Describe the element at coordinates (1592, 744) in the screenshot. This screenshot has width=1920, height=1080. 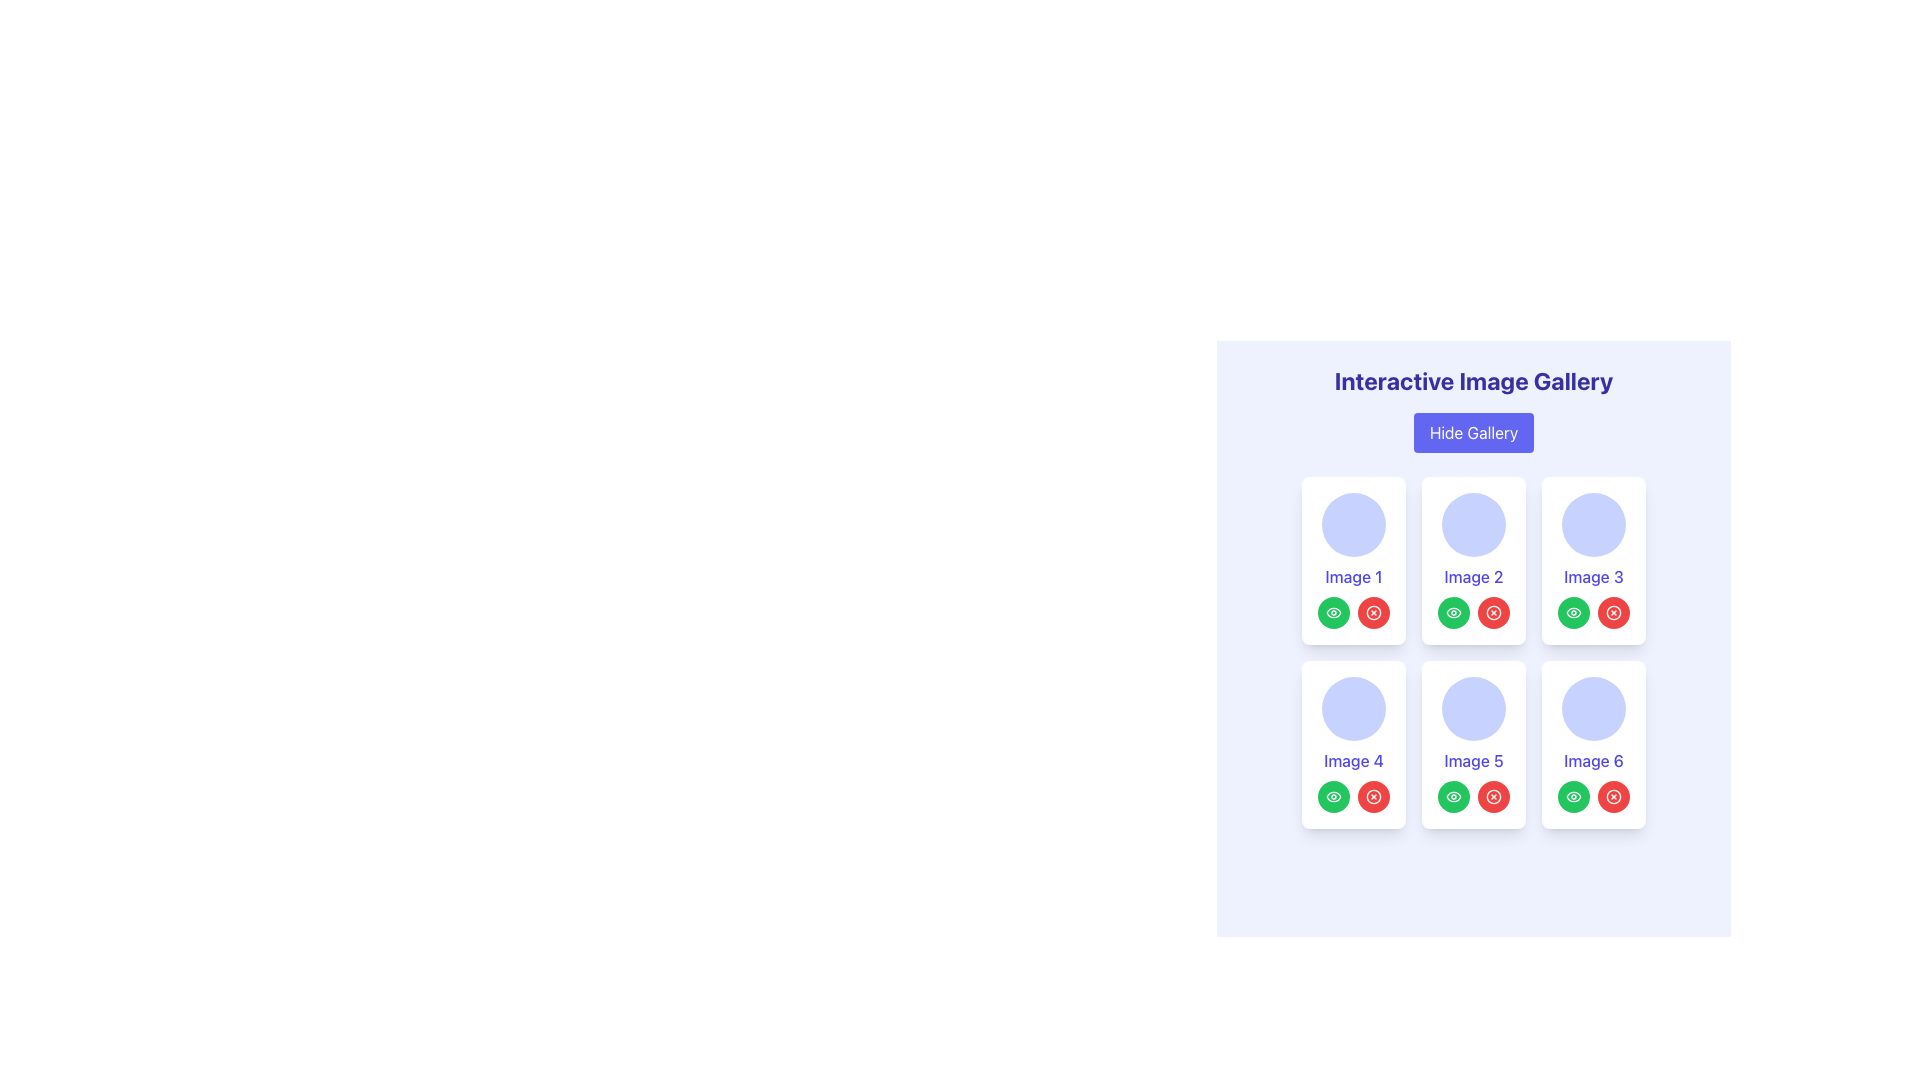
I see `the Card Element located in the bottom-right position of a 3x2 grid layout` at that location.